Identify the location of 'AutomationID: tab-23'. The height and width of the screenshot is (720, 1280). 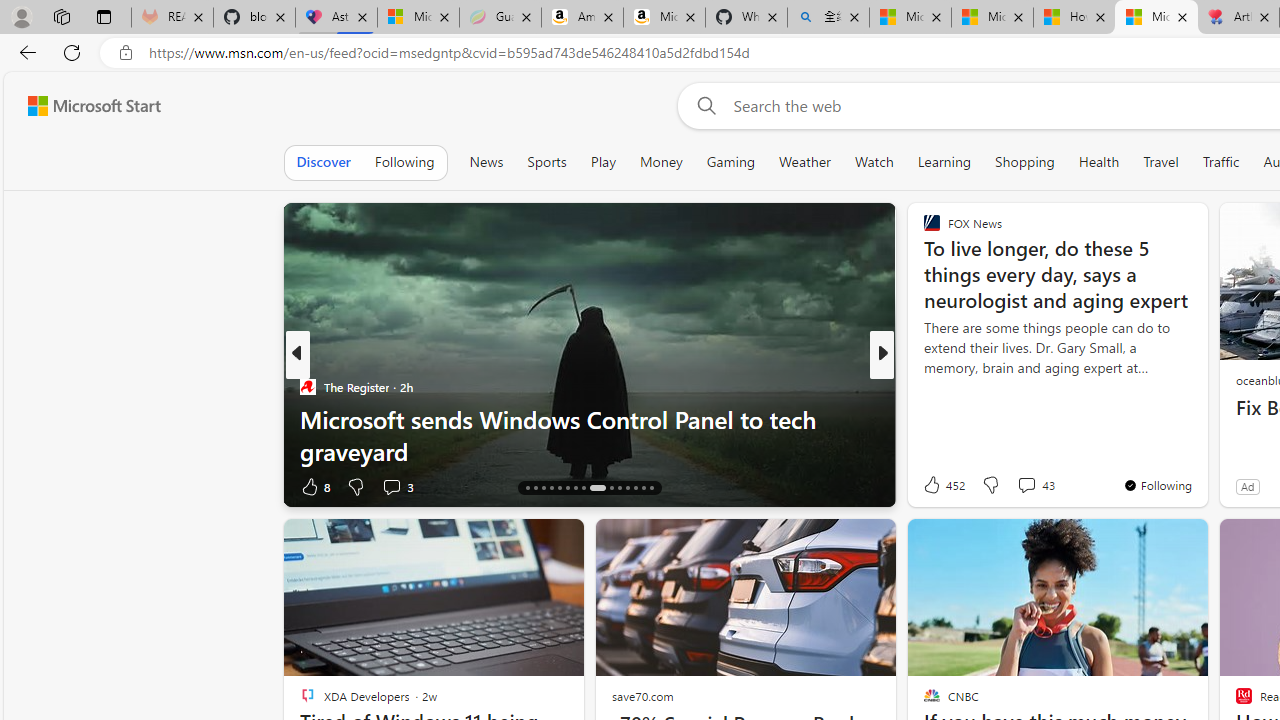
(582, 488).